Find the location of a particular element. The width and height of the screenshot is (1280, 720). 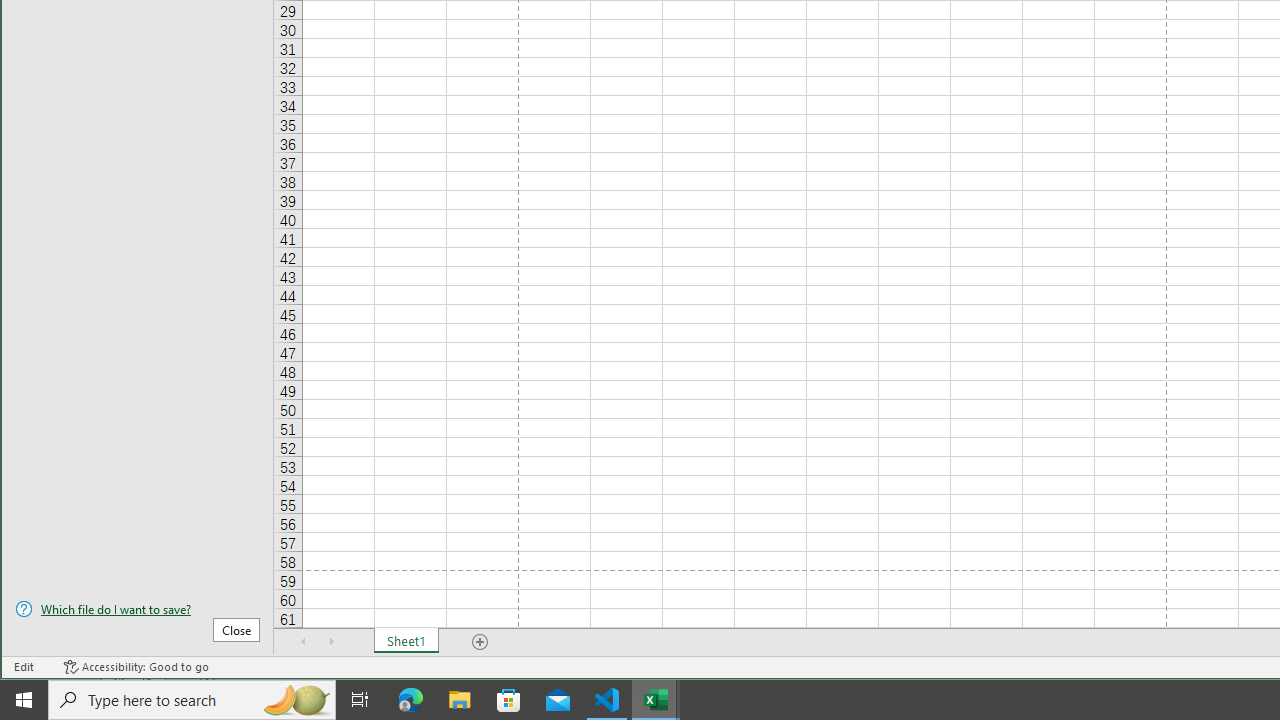

'Accessibility Checker Accessibility: Good to go' is located at coordinates (135, 667).